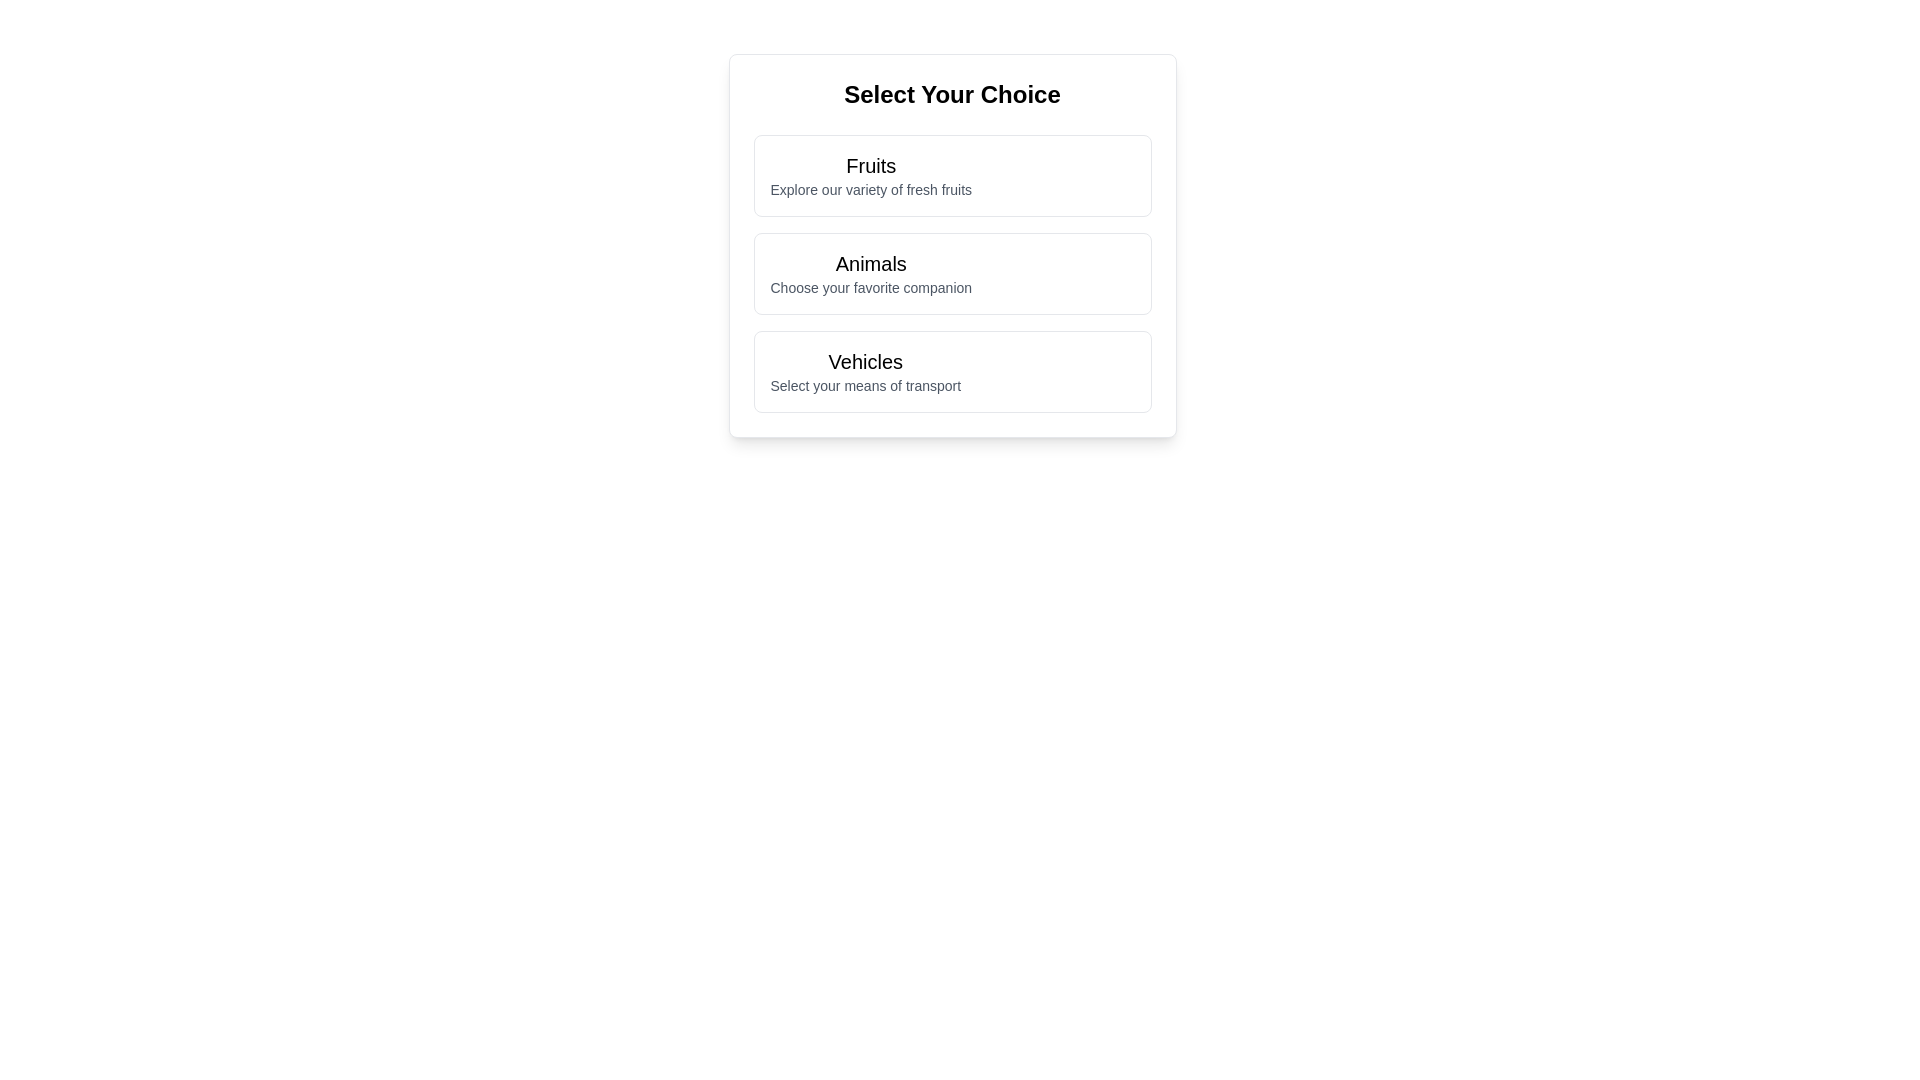  Describe the element at coordinates (871, 273) in the screenshot. I see `the 'Animals' category text block, which is the second option in the selection menu, positioned below 'Fruits' and above 'Vehicles'` at that location.